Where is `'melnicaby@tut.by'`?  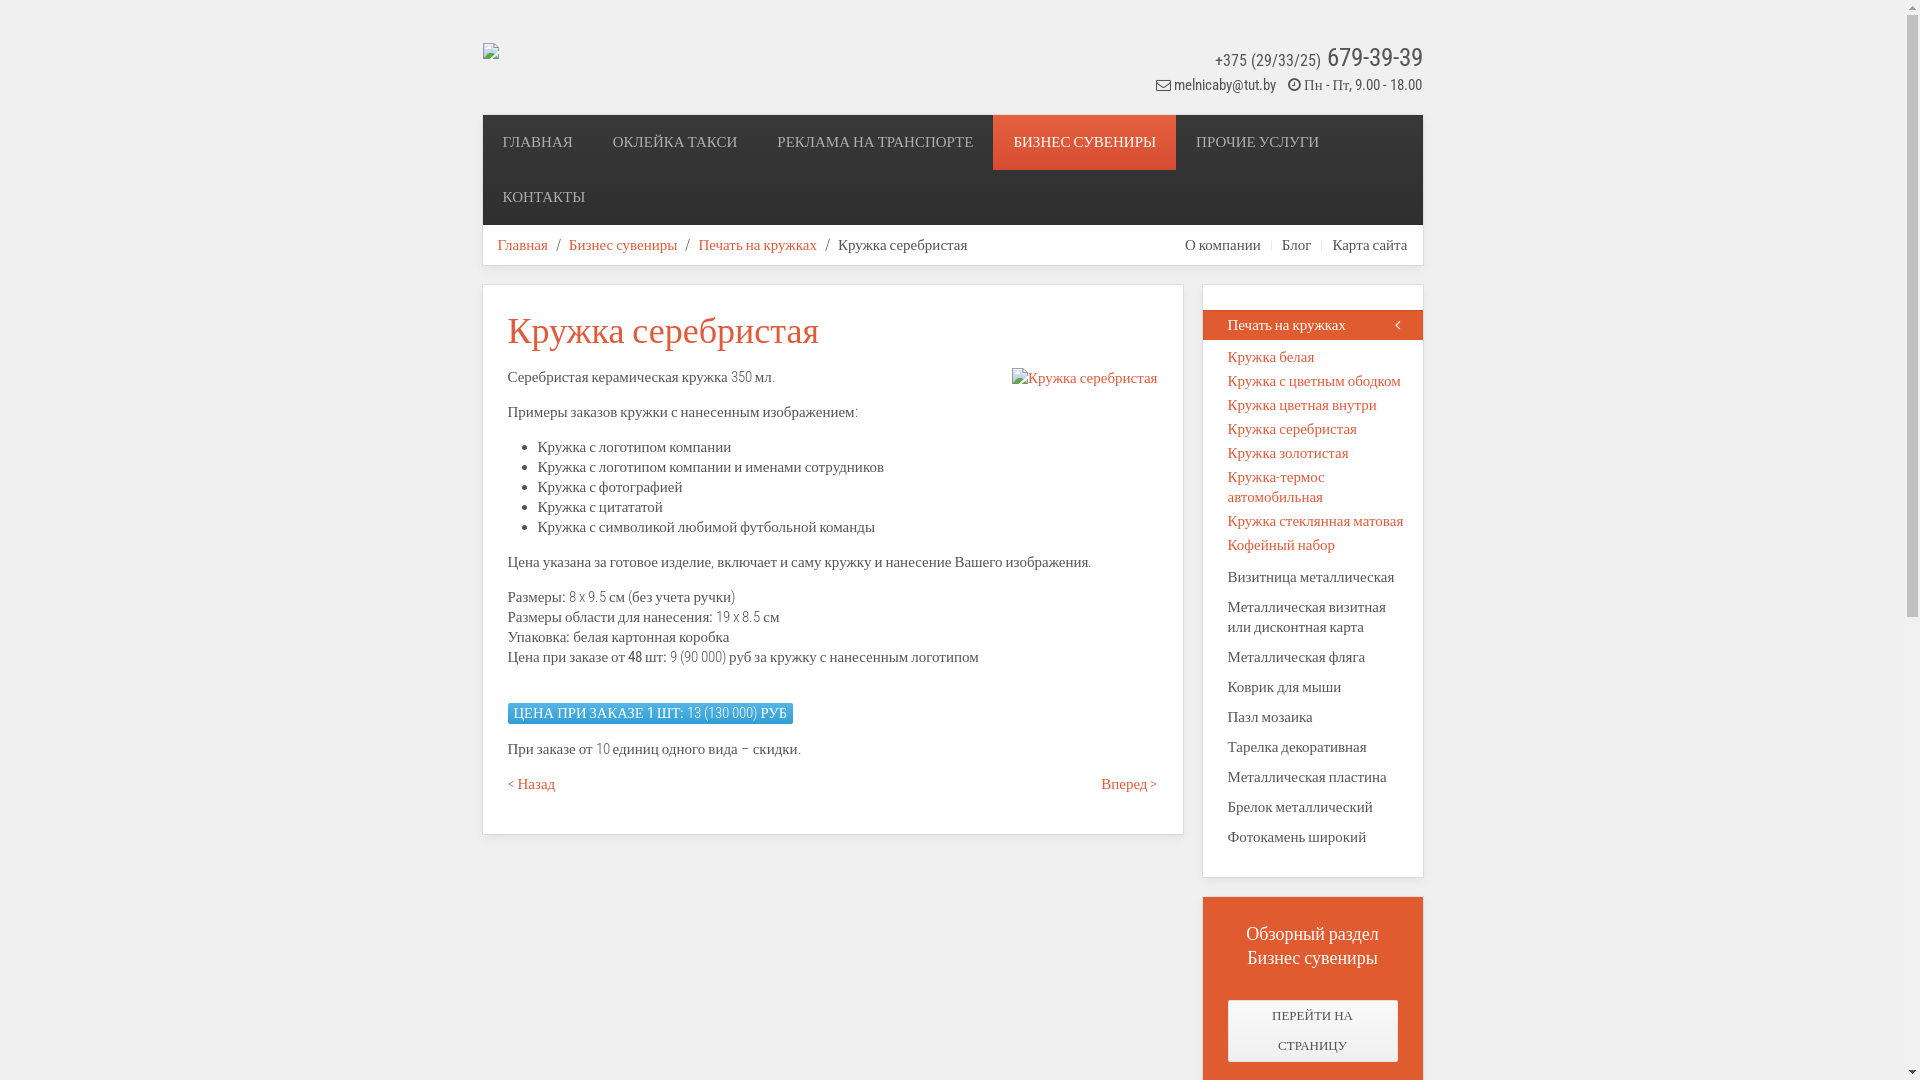 'melnicaby@tut.by' is located at coordinates (1174, 83).